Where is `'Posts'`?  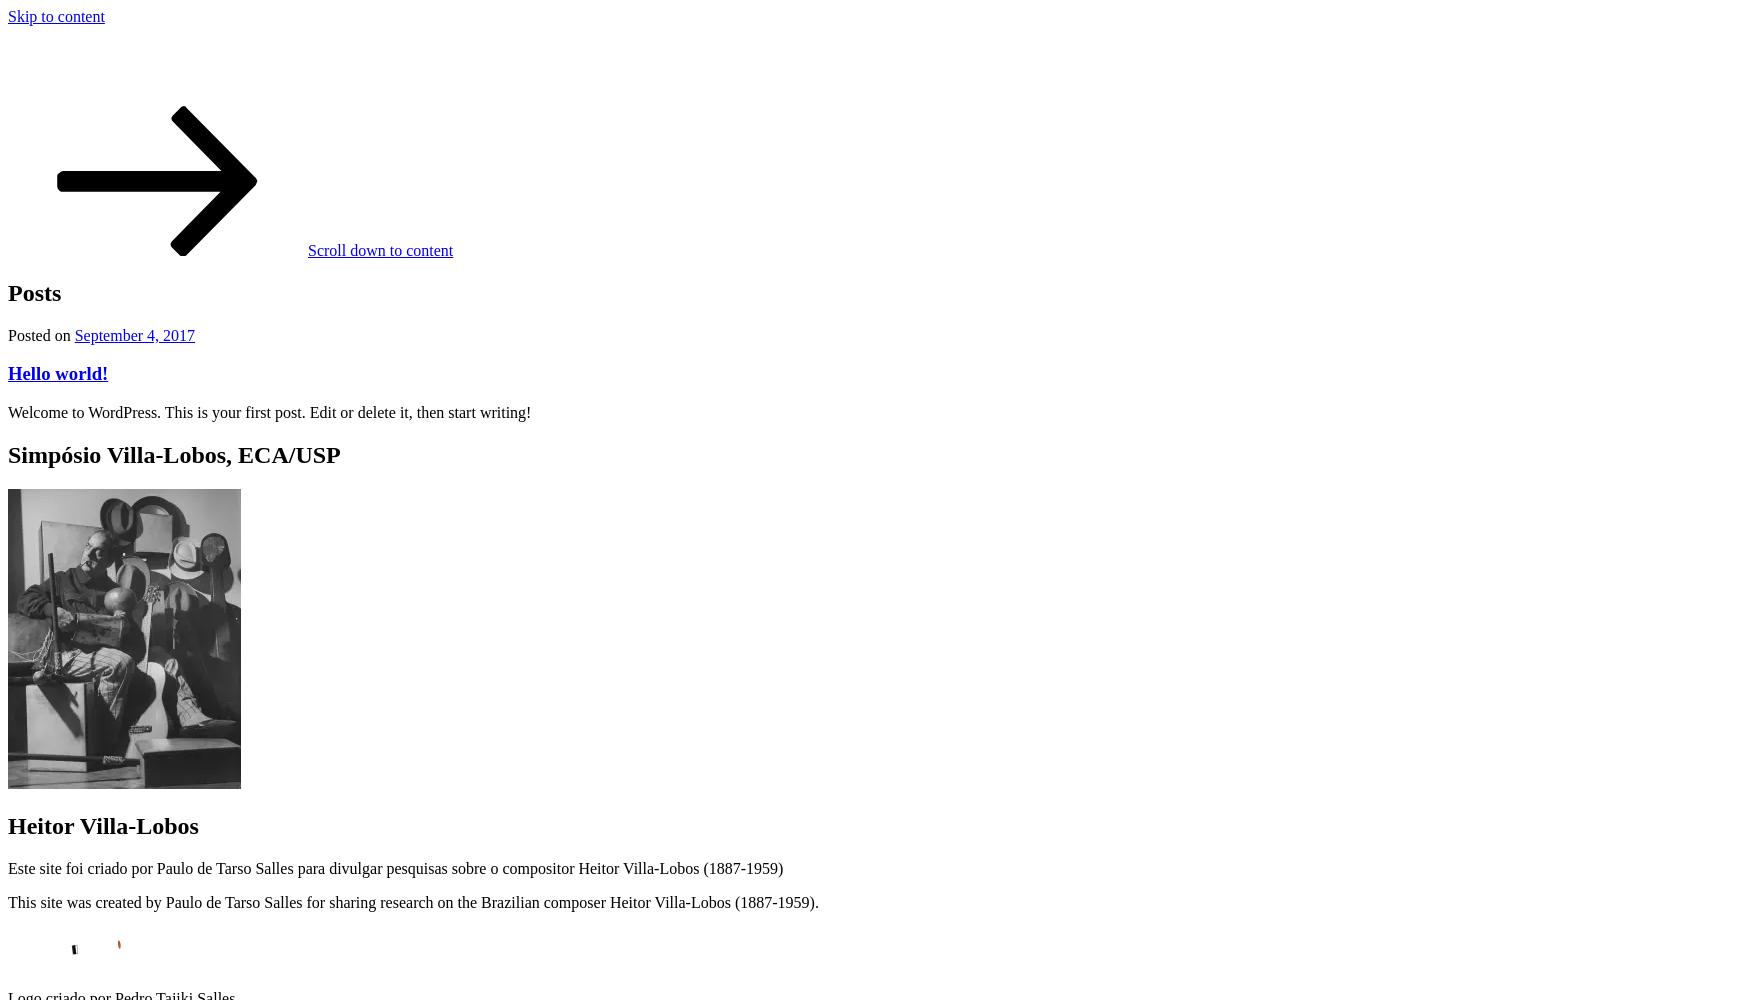 'Posts' is located at coordinates (7, 292).